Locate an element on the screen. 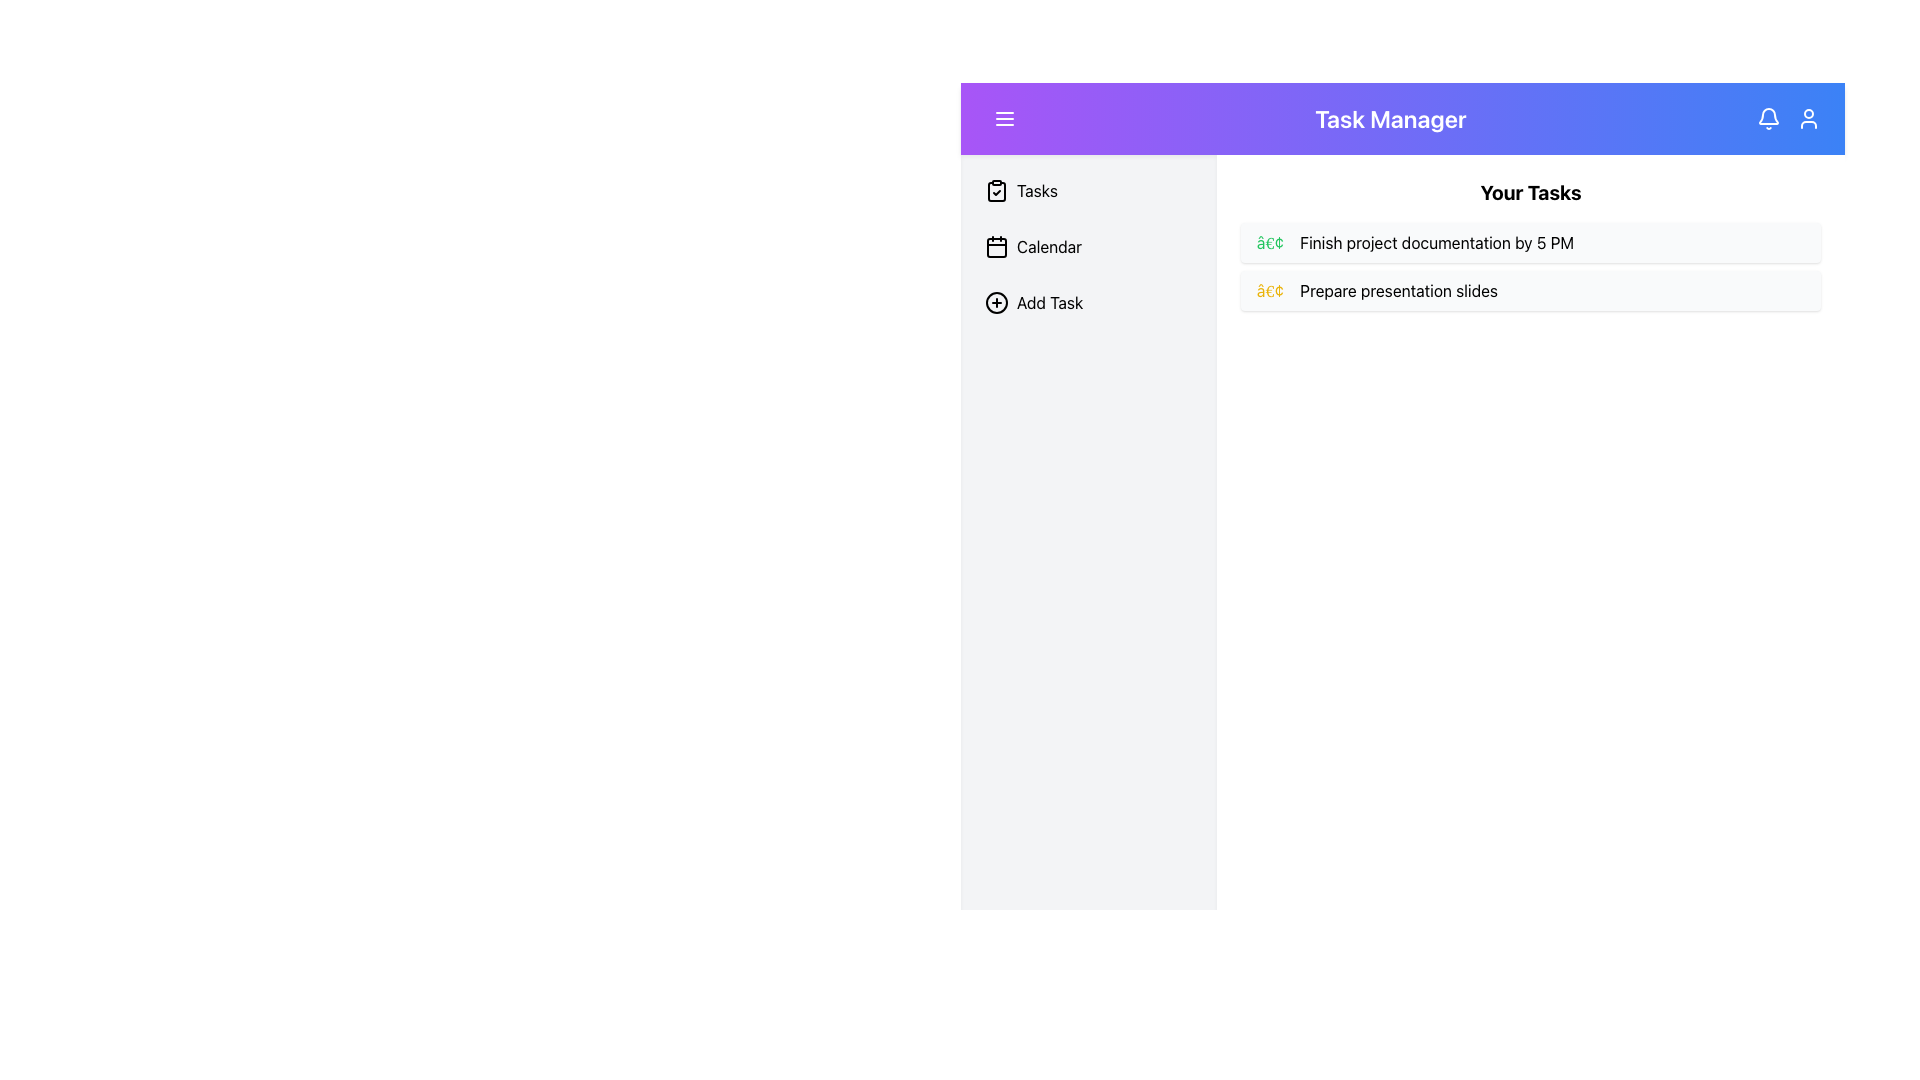 The image size is (1920, 1080). the first list item displaying the task 'Finish project documentation by 5 PM' under the 'Your Tasks' heading is located at coordinates (1530, 244).